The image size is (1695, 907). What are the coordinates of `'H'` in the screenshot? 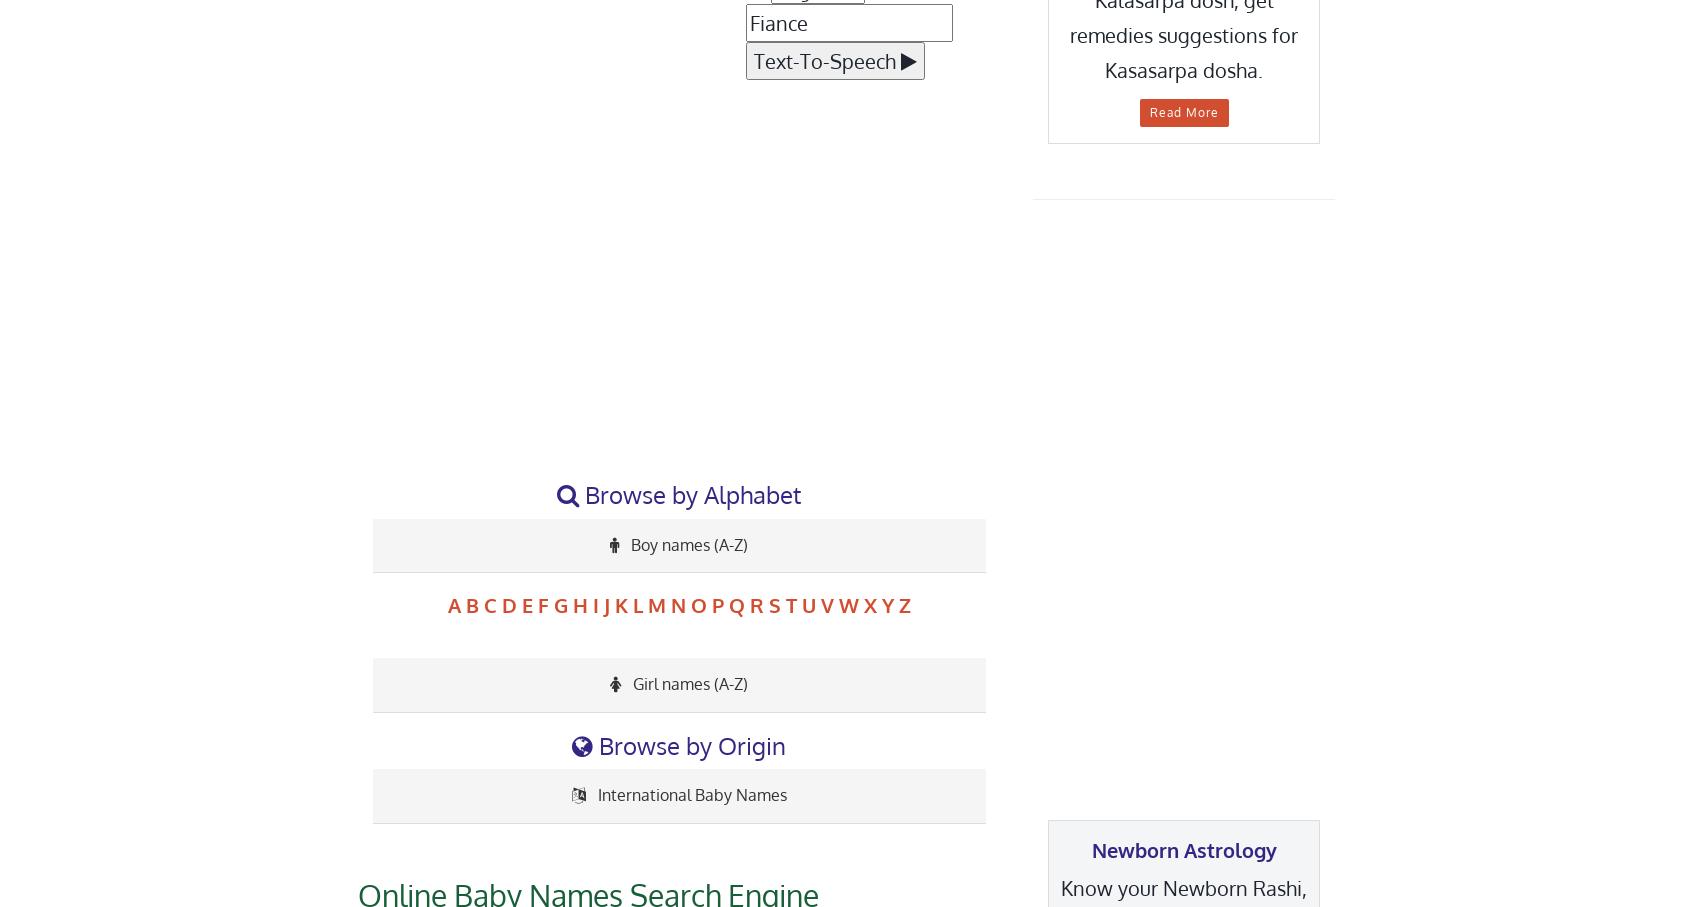 It's located at (579, 603).